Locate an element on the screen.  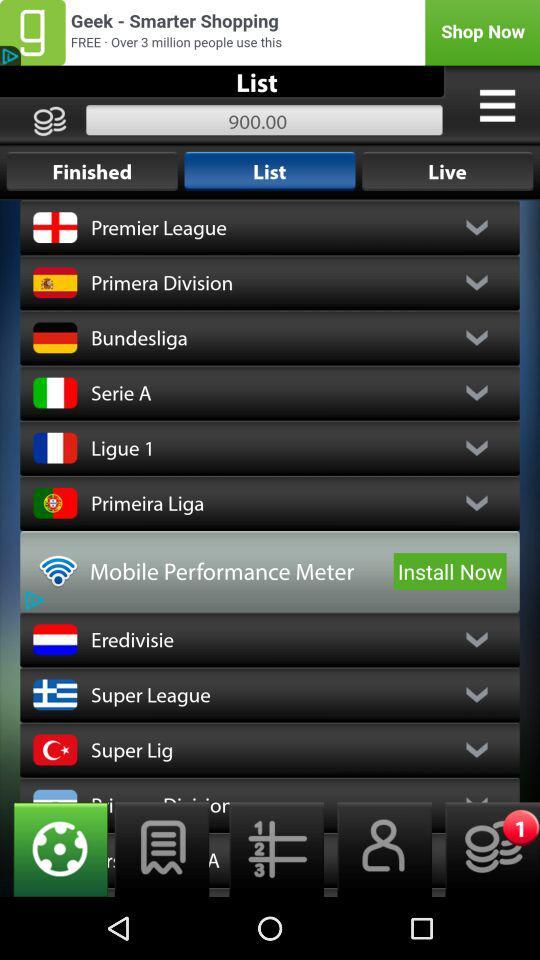
list button is located at coordinates (161, 848).